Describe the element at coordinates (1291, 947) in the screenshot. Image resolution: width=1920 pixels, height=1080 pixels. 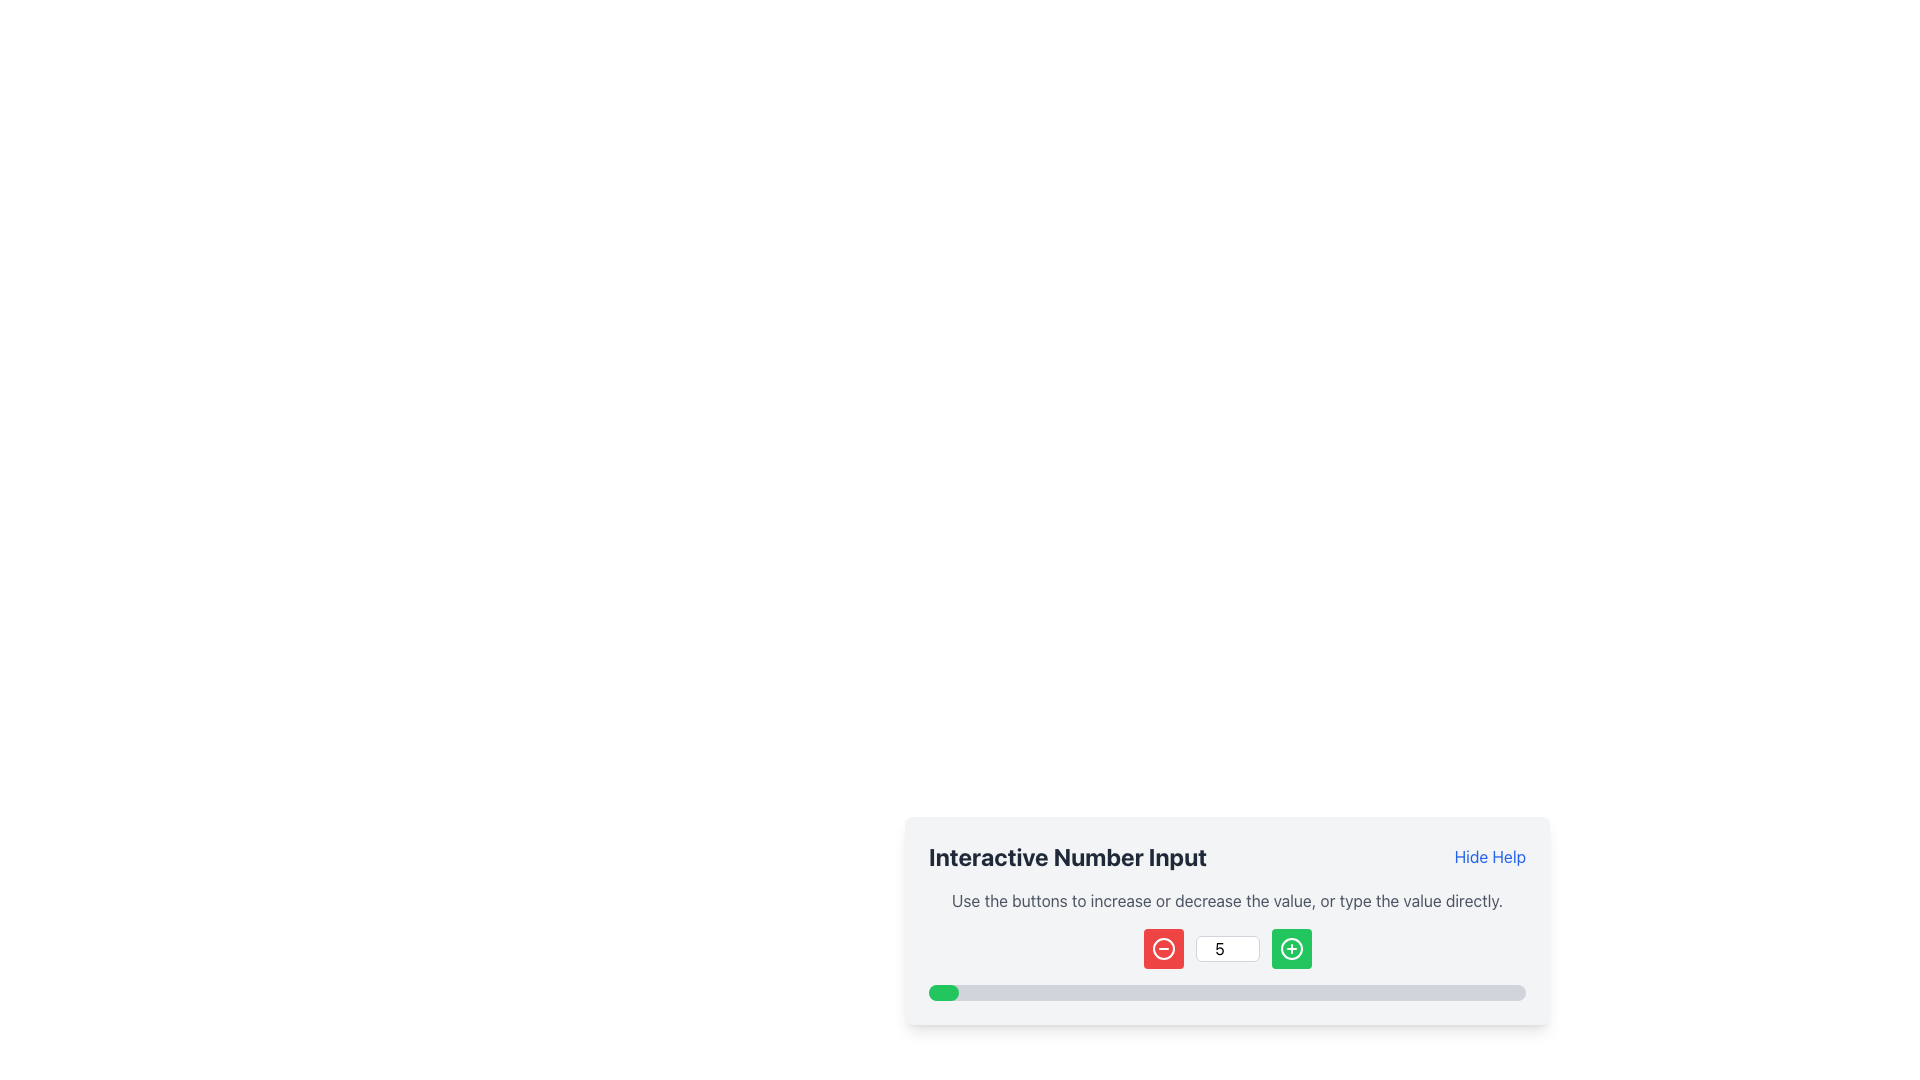
I see `the increment button located on the rightmost side of the interactive elements to increment the value displayed in the input field` at that location.